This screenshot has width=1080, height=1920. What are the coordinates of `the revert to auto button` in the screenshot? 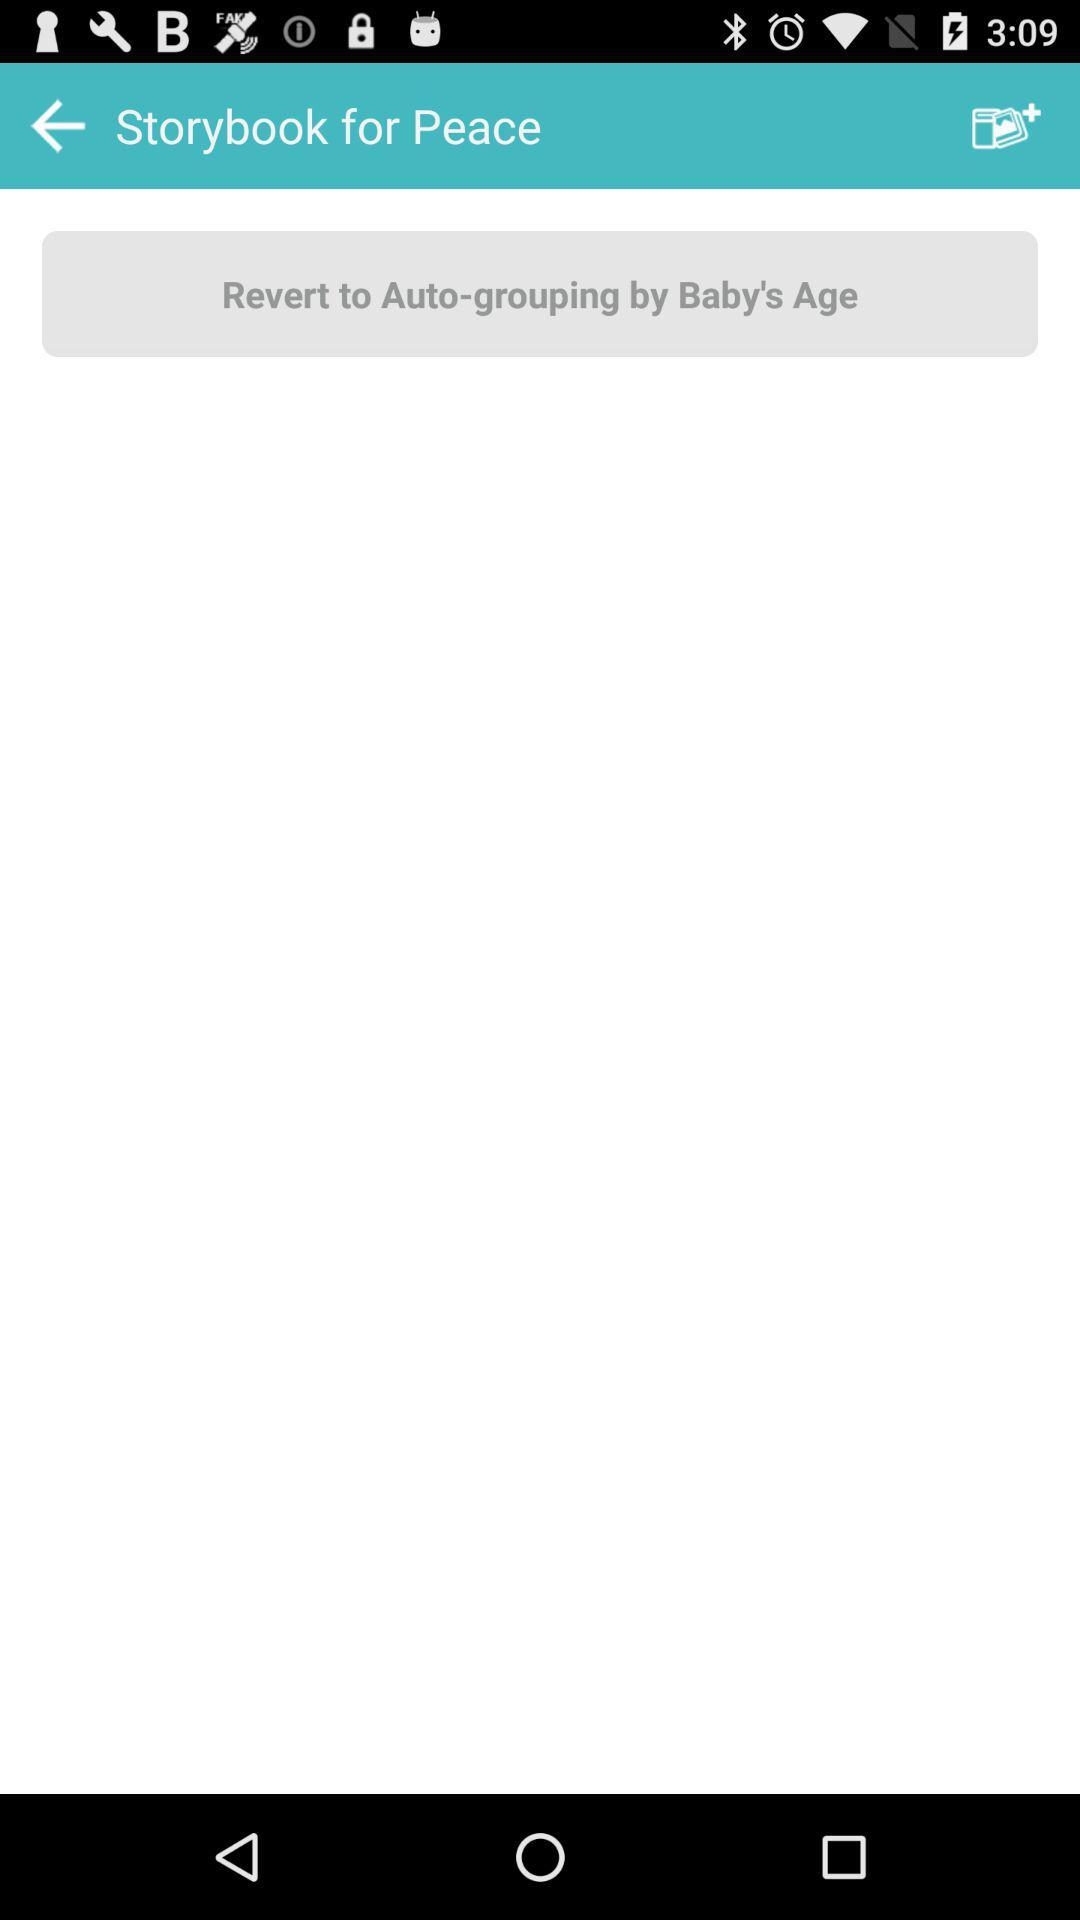 It's located at (540, 292).